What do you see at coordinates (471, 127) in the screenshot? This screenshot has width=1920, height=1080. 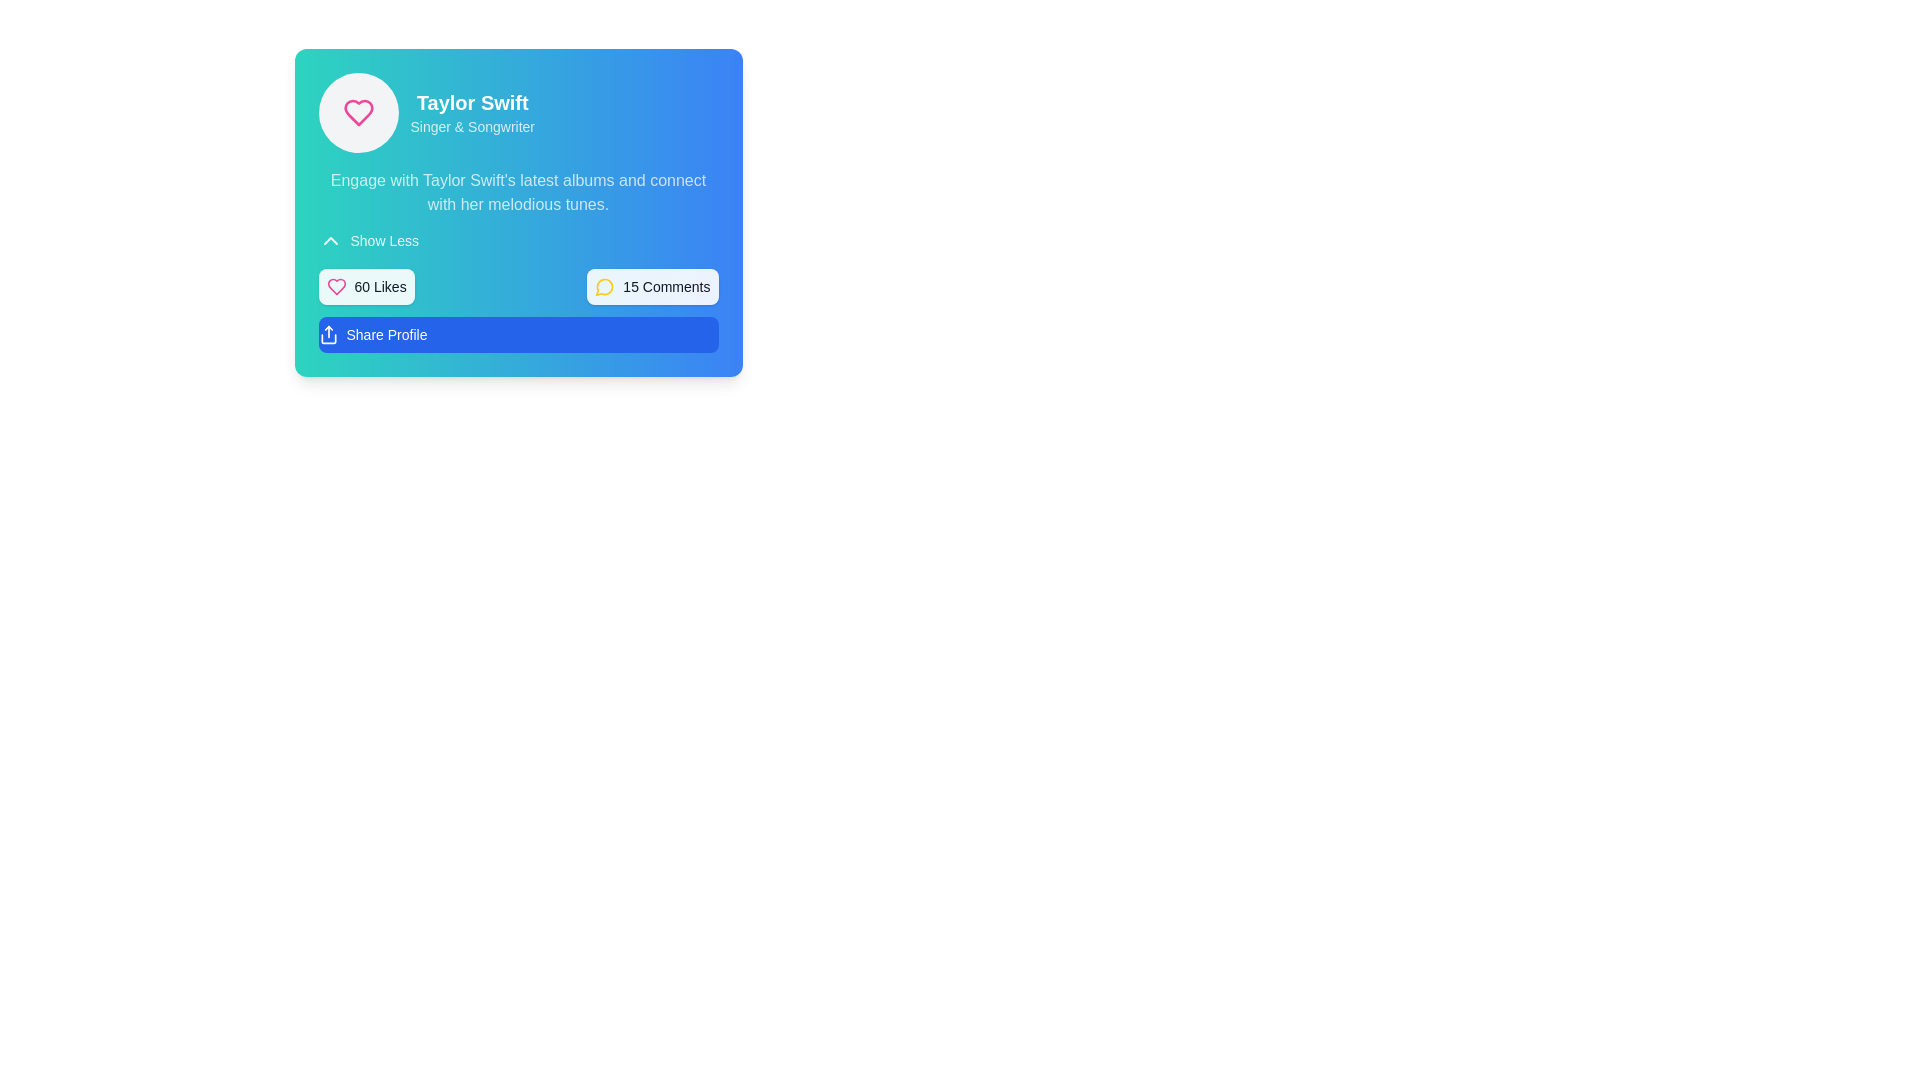 I see `text label displaying 'Singer & Songwriter', which is located below the text 'Taylor Swift' in a card-like interface` at bounding box center [471, 127].